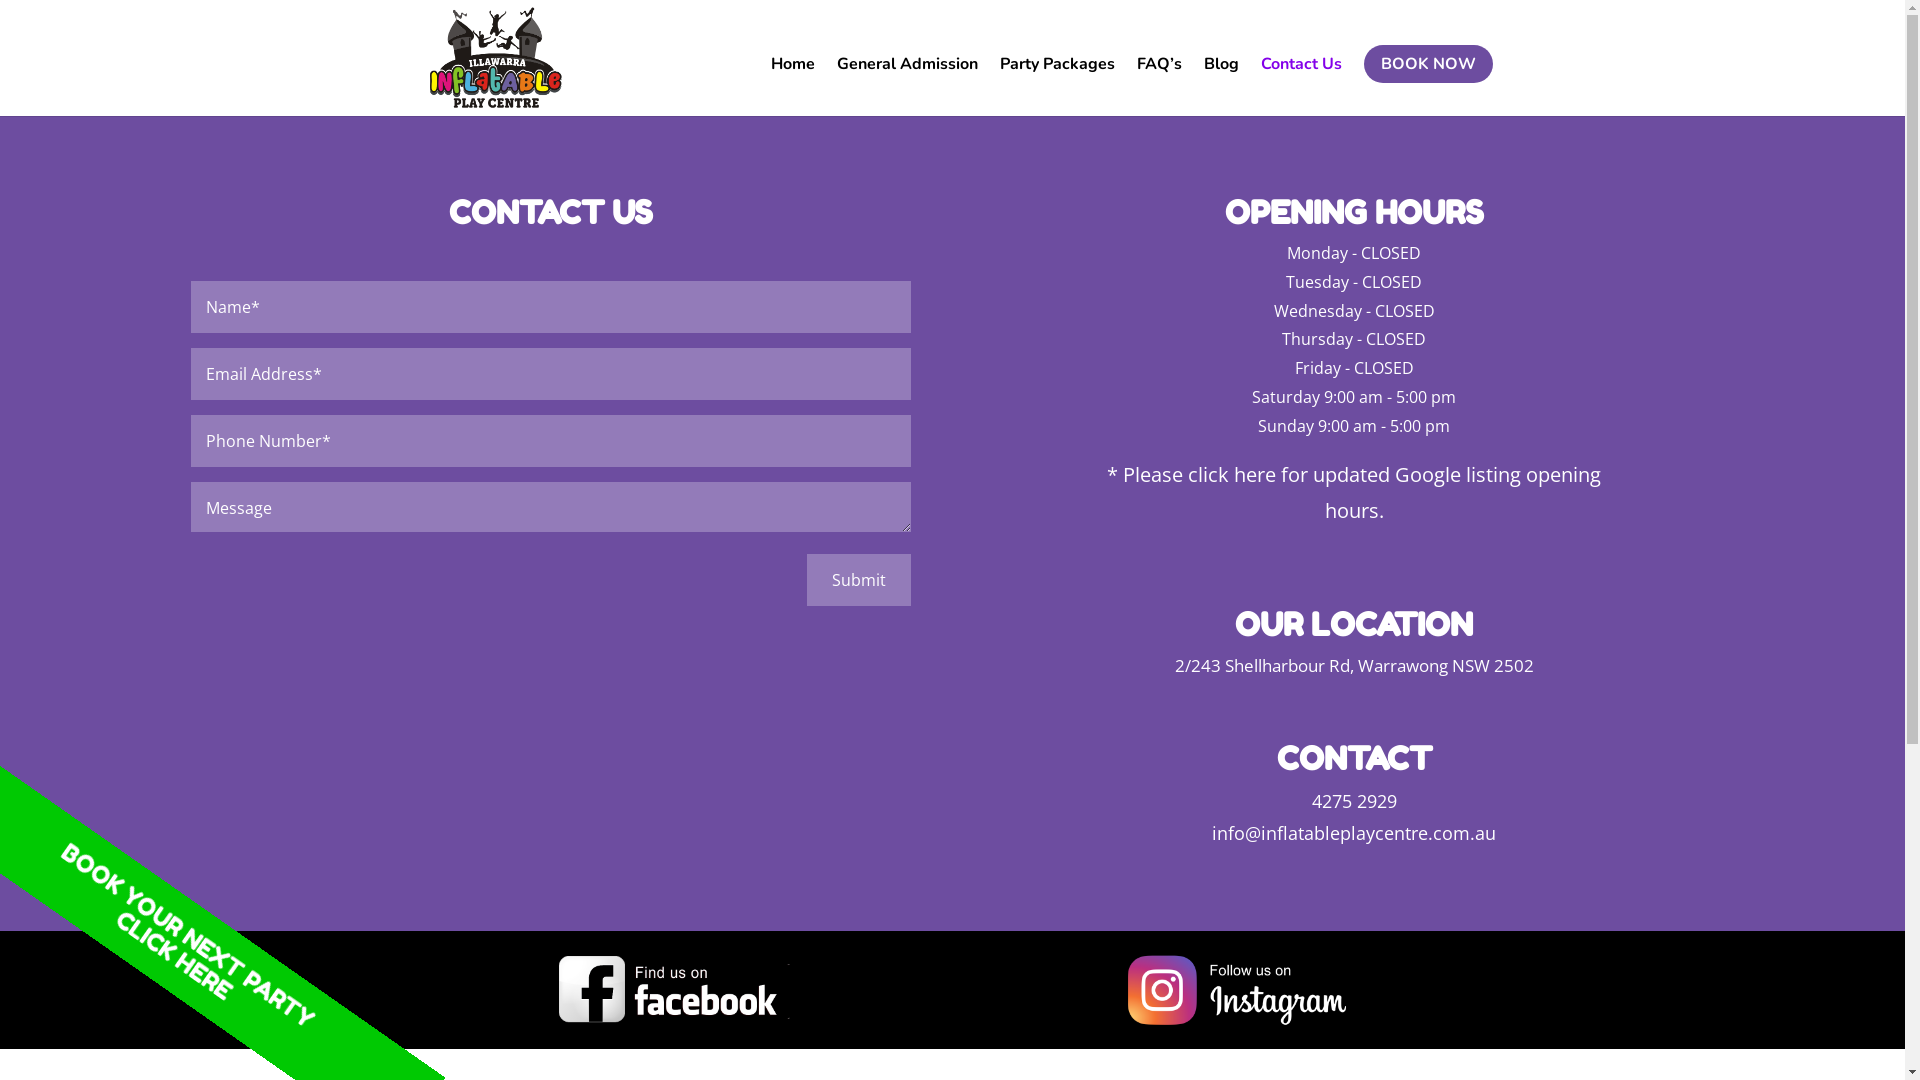 The image size is (1920, 1080). Describe the element at coordinates (859, 579) in the screenshot. I see `'Submit'` at that location.